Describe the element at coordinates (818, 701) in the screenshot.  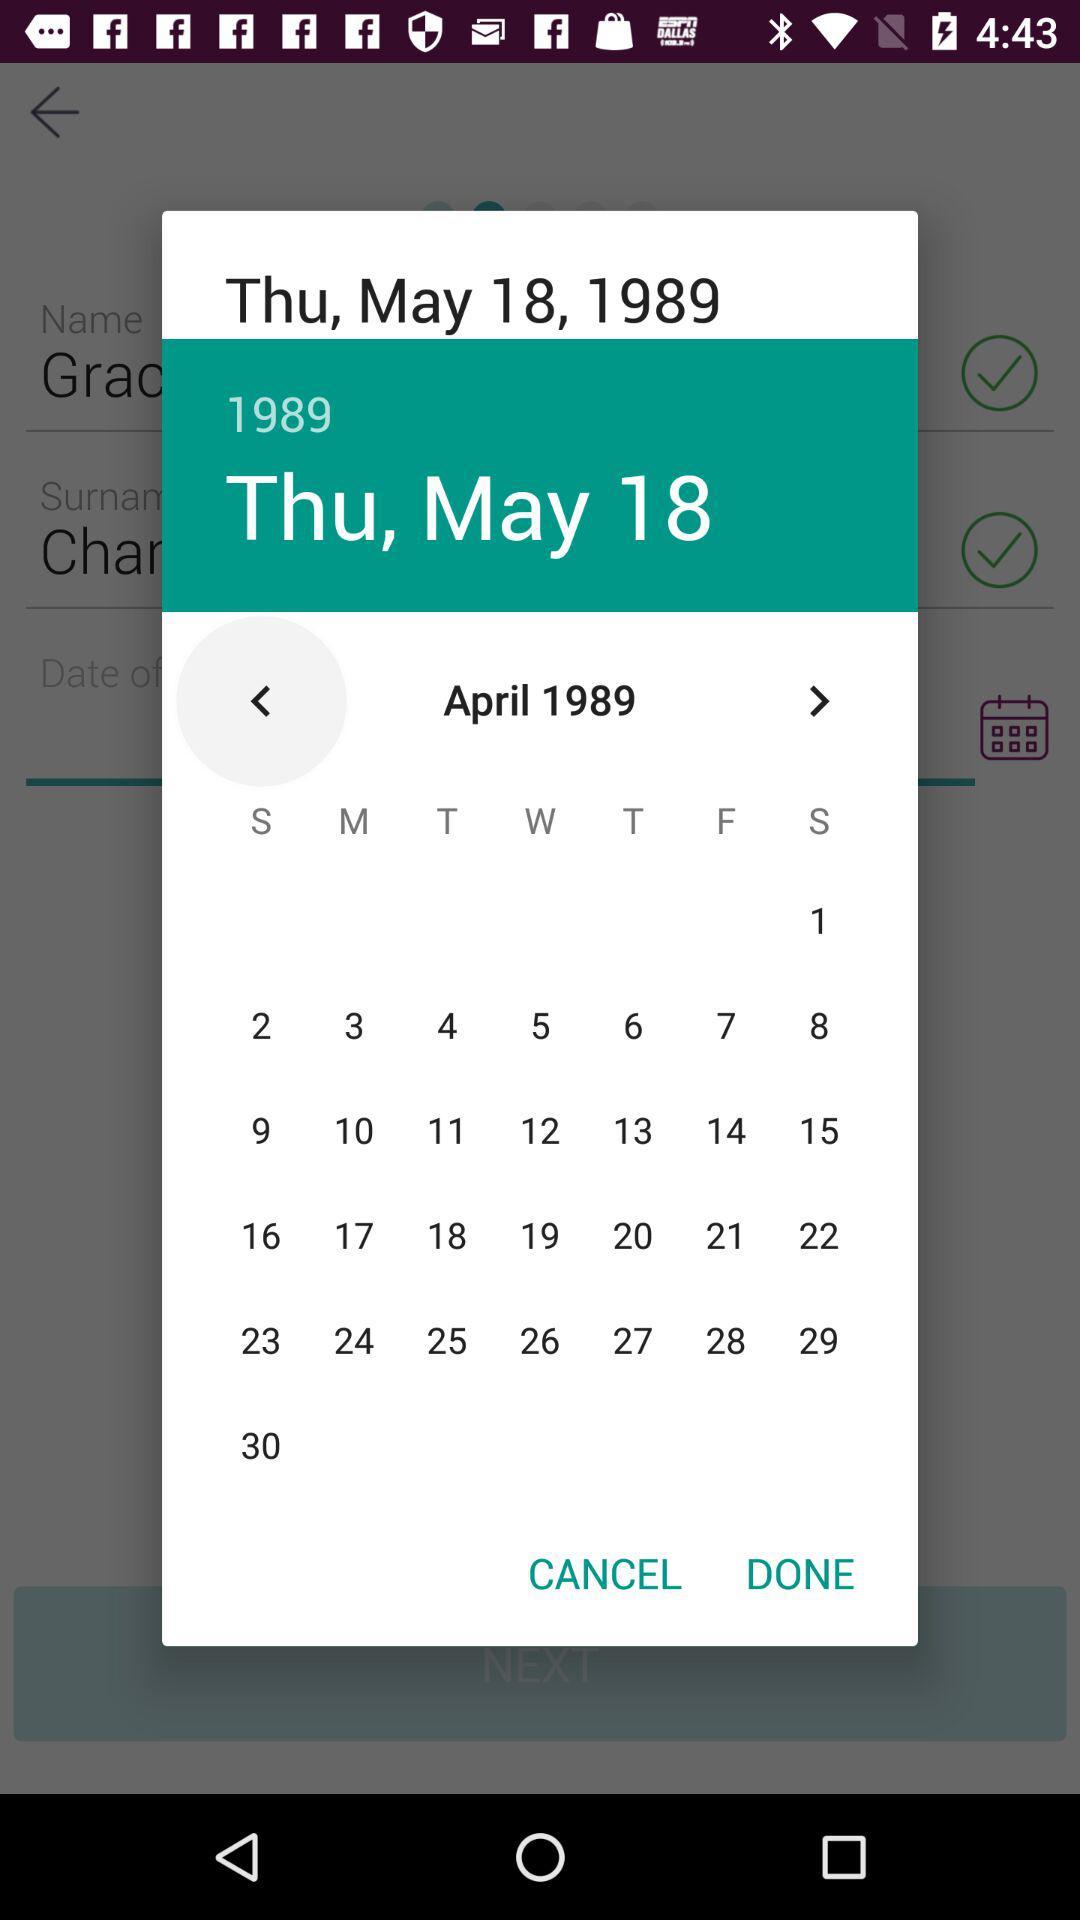
I see `the icon below the 1989 item` at that location.